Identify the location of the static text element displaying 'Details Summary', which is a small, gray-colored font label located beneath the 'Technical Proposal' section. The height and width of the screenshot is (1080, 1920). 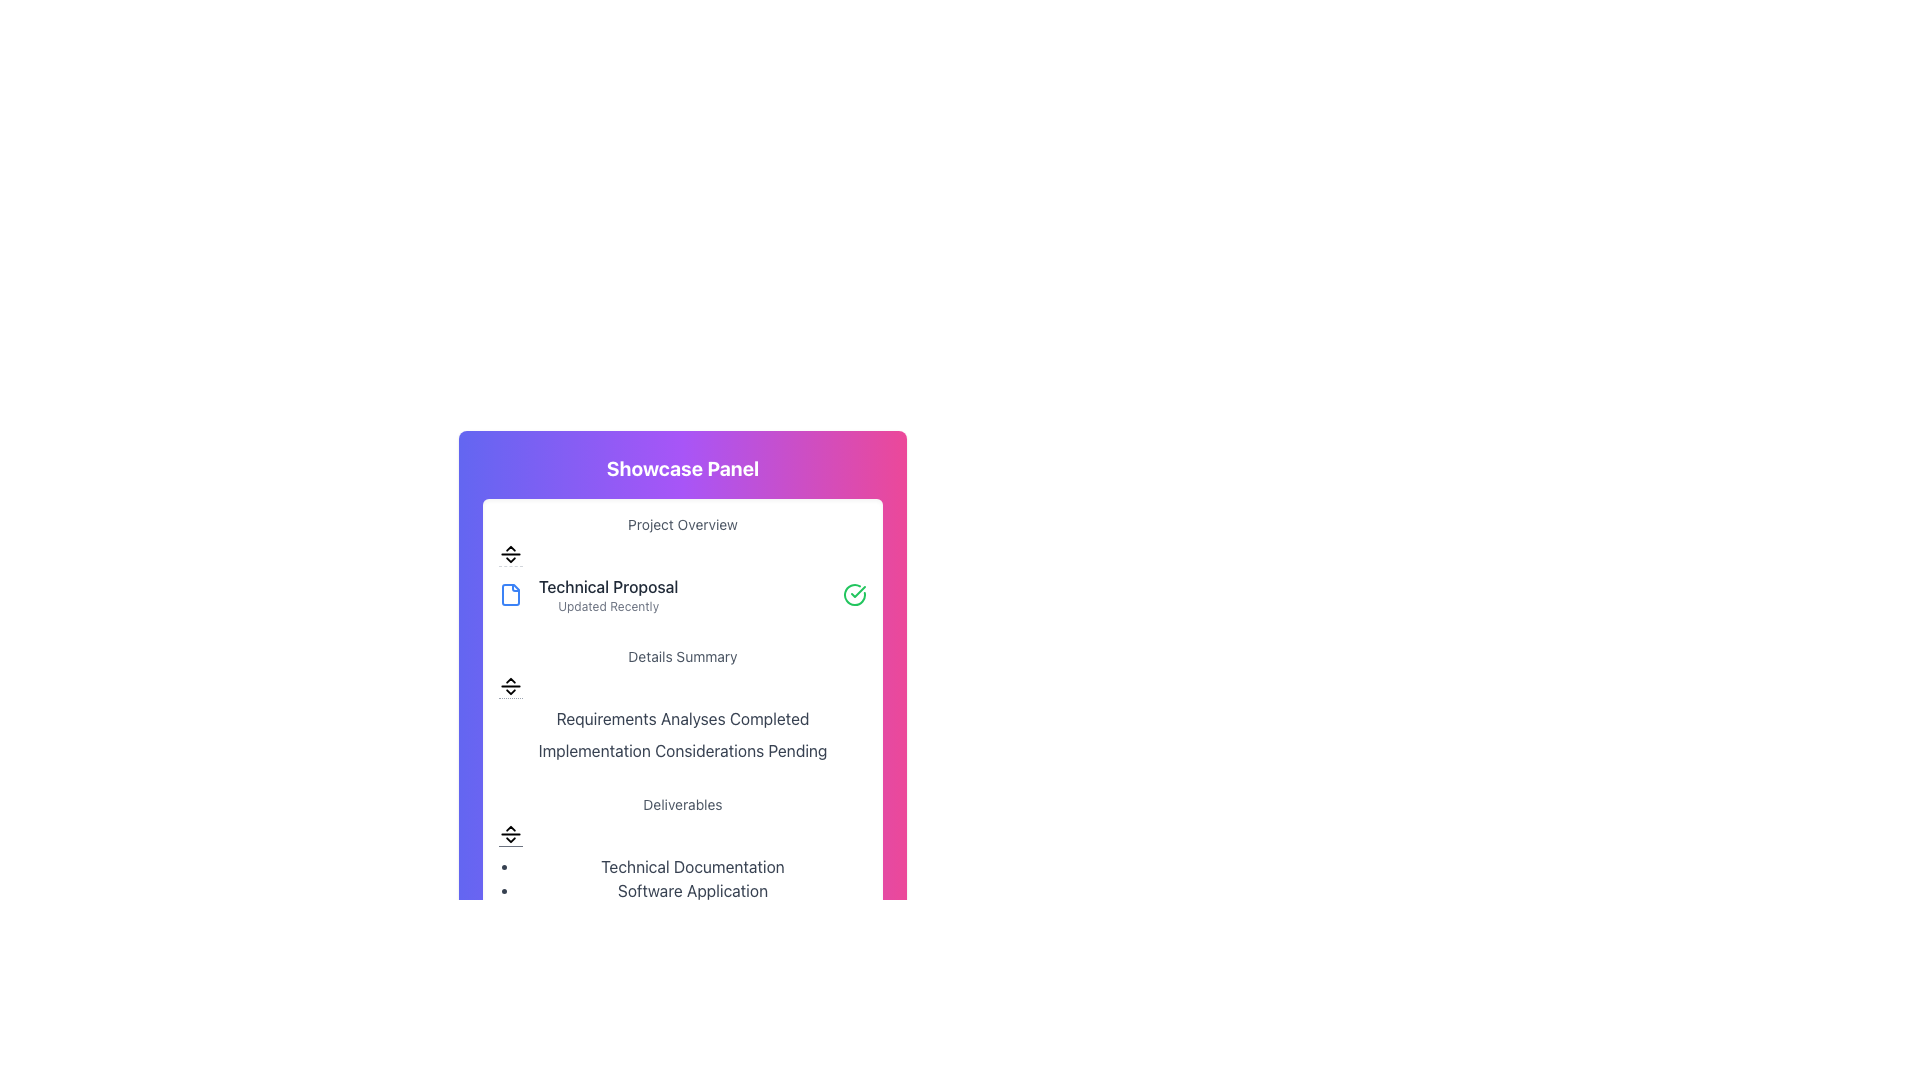
(682, 656).